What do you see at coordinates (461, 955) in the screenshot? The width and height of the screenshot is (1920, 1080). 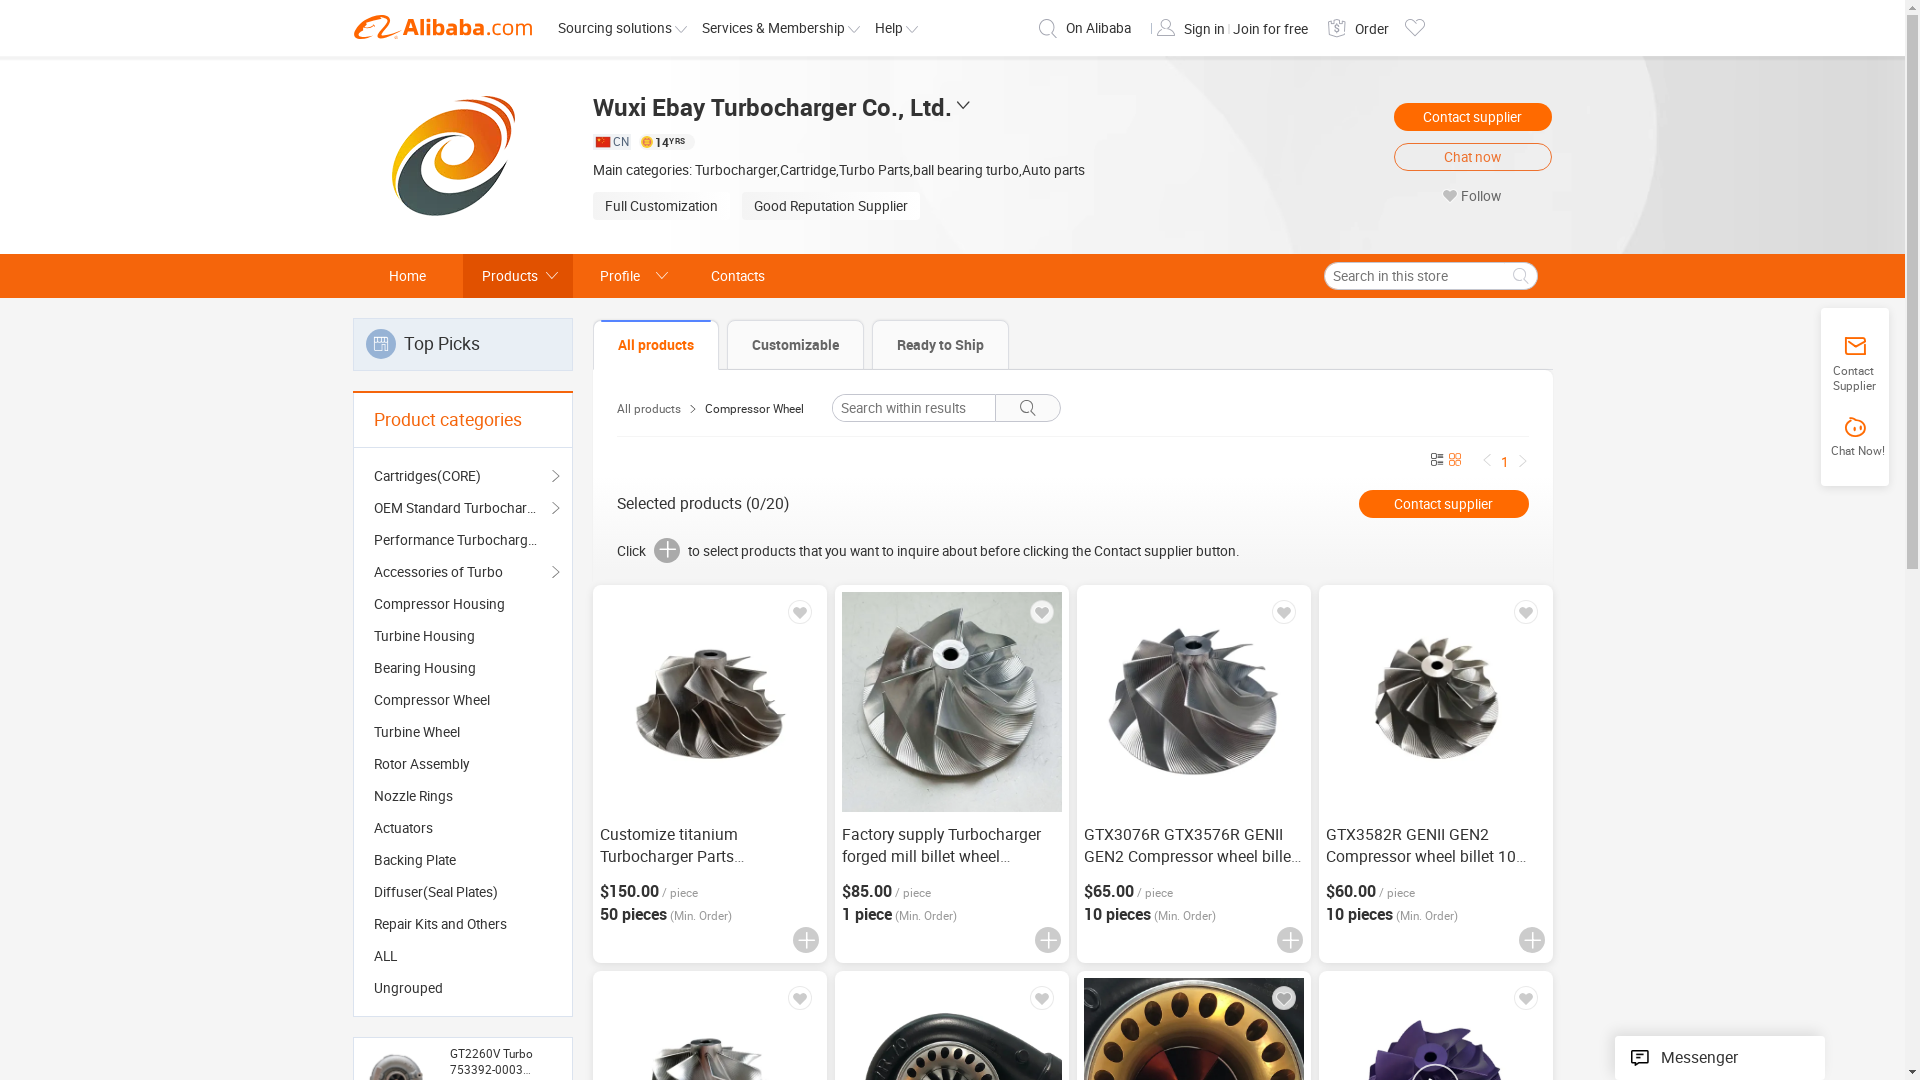 I see `'ALL'` at bounding box center [461, 955].